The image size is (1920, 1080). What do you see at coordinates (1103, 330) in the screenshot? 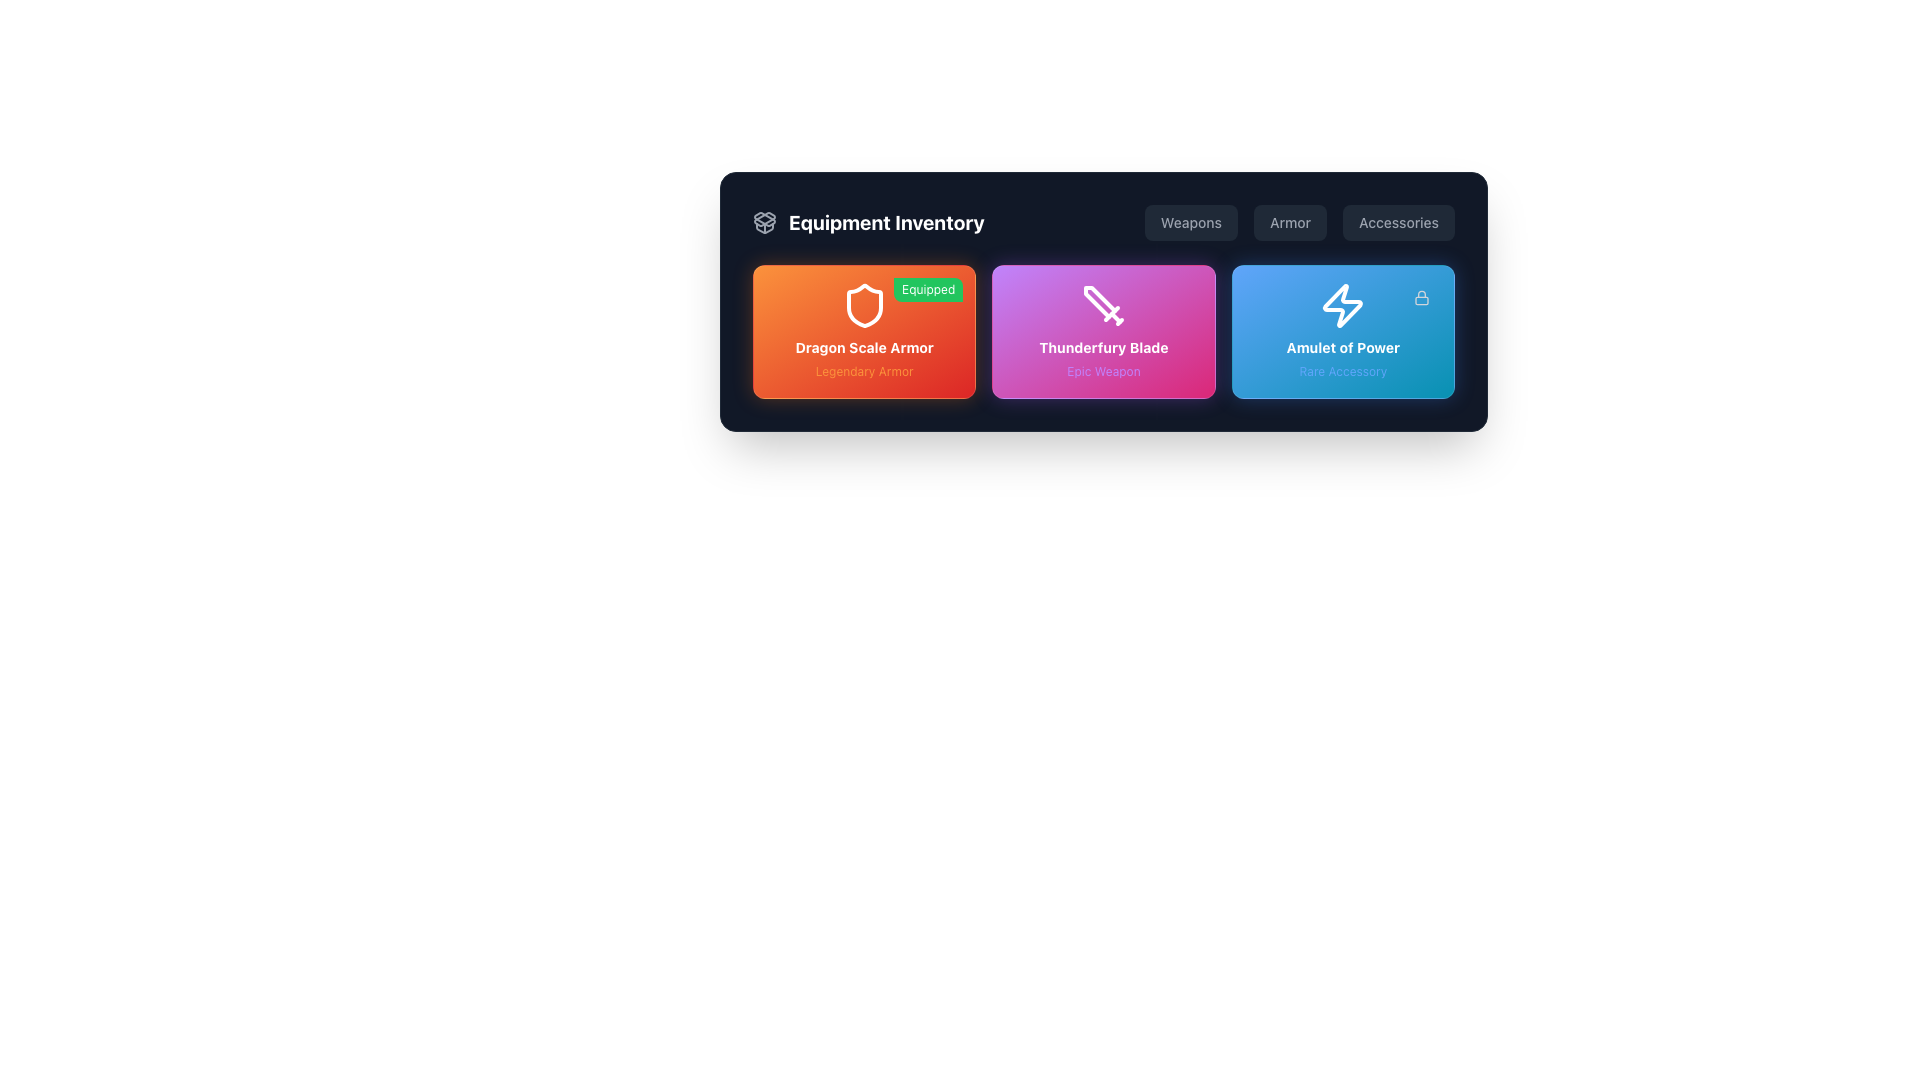
I see `to select the 'Thunderfury Blade' informational card, which is the middle card in a row of three cards in the inventory UI` at bounding box center [1103, 330].